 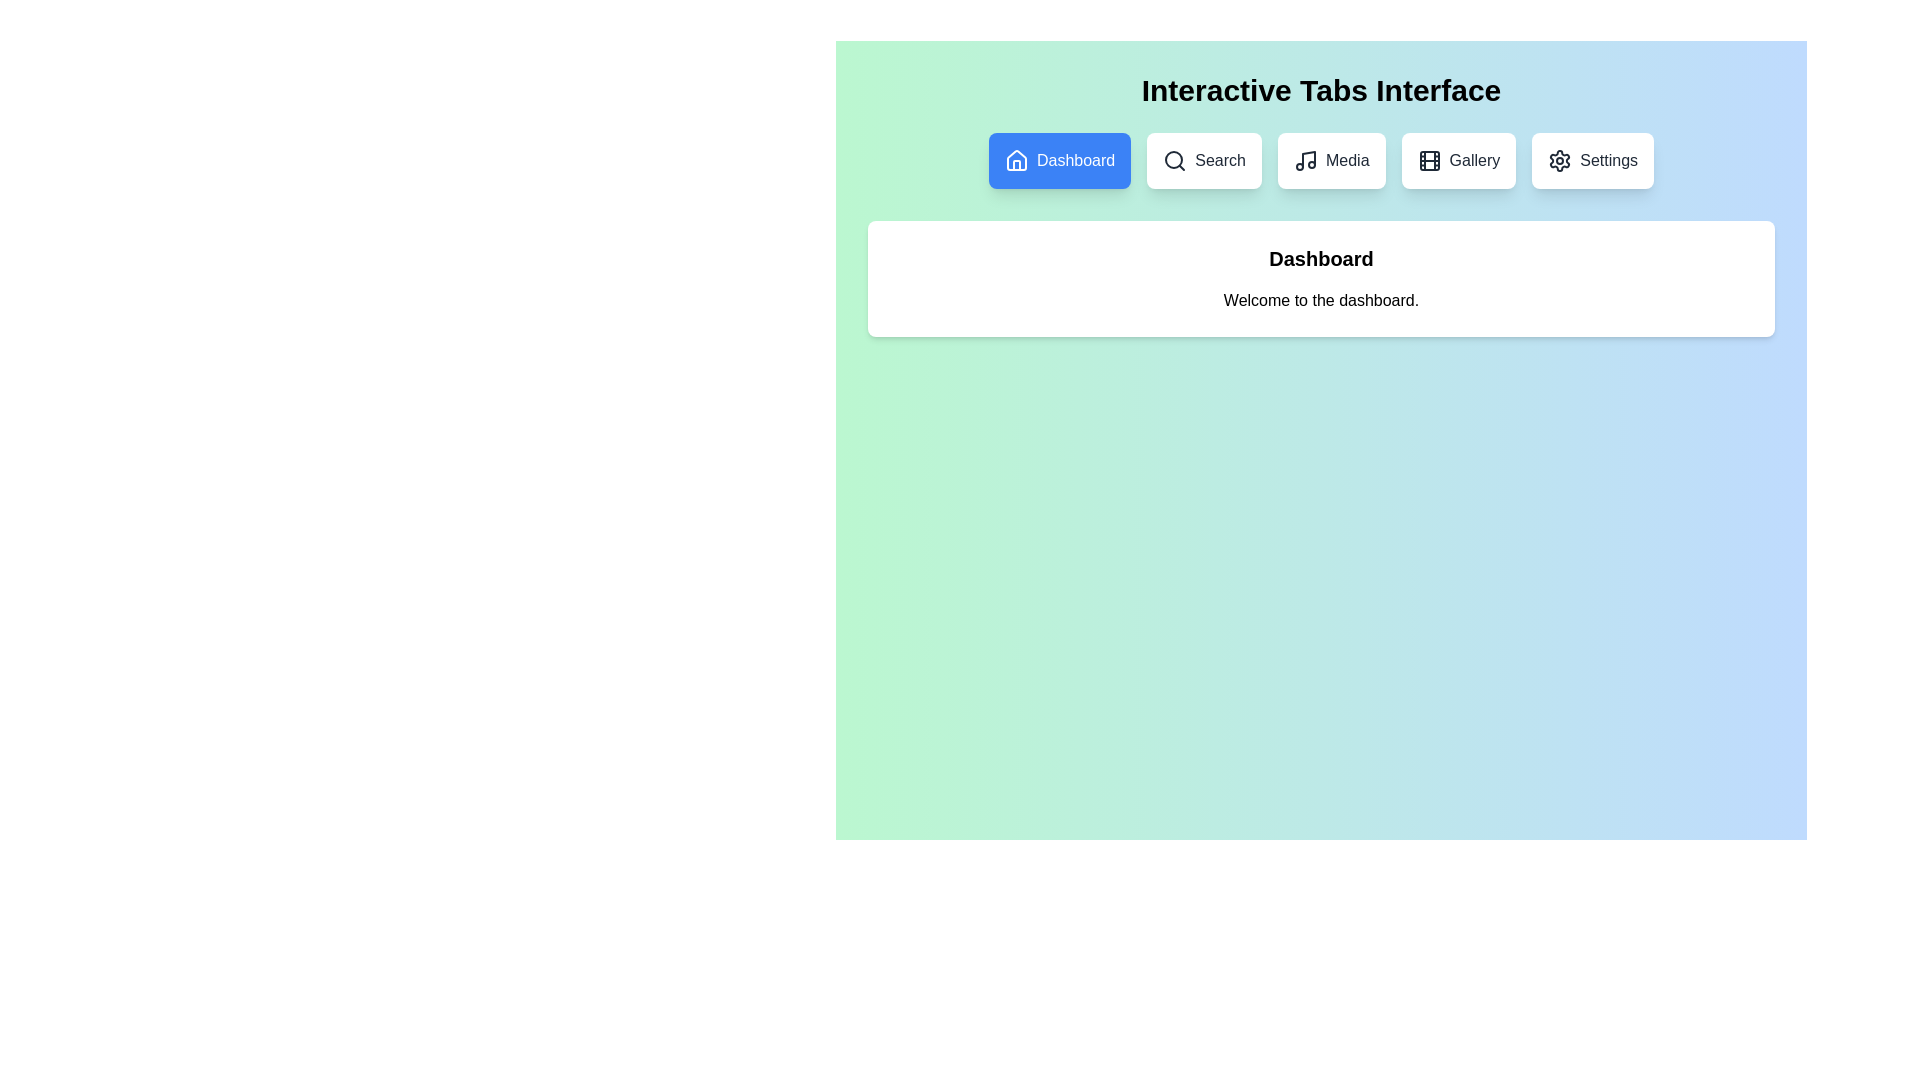 I want to click on the 'Media' navigation button icon, which is the third button from the left in the navigation row located under the title 'Interactive Tabs Interface', so click(x=1305, y=160).